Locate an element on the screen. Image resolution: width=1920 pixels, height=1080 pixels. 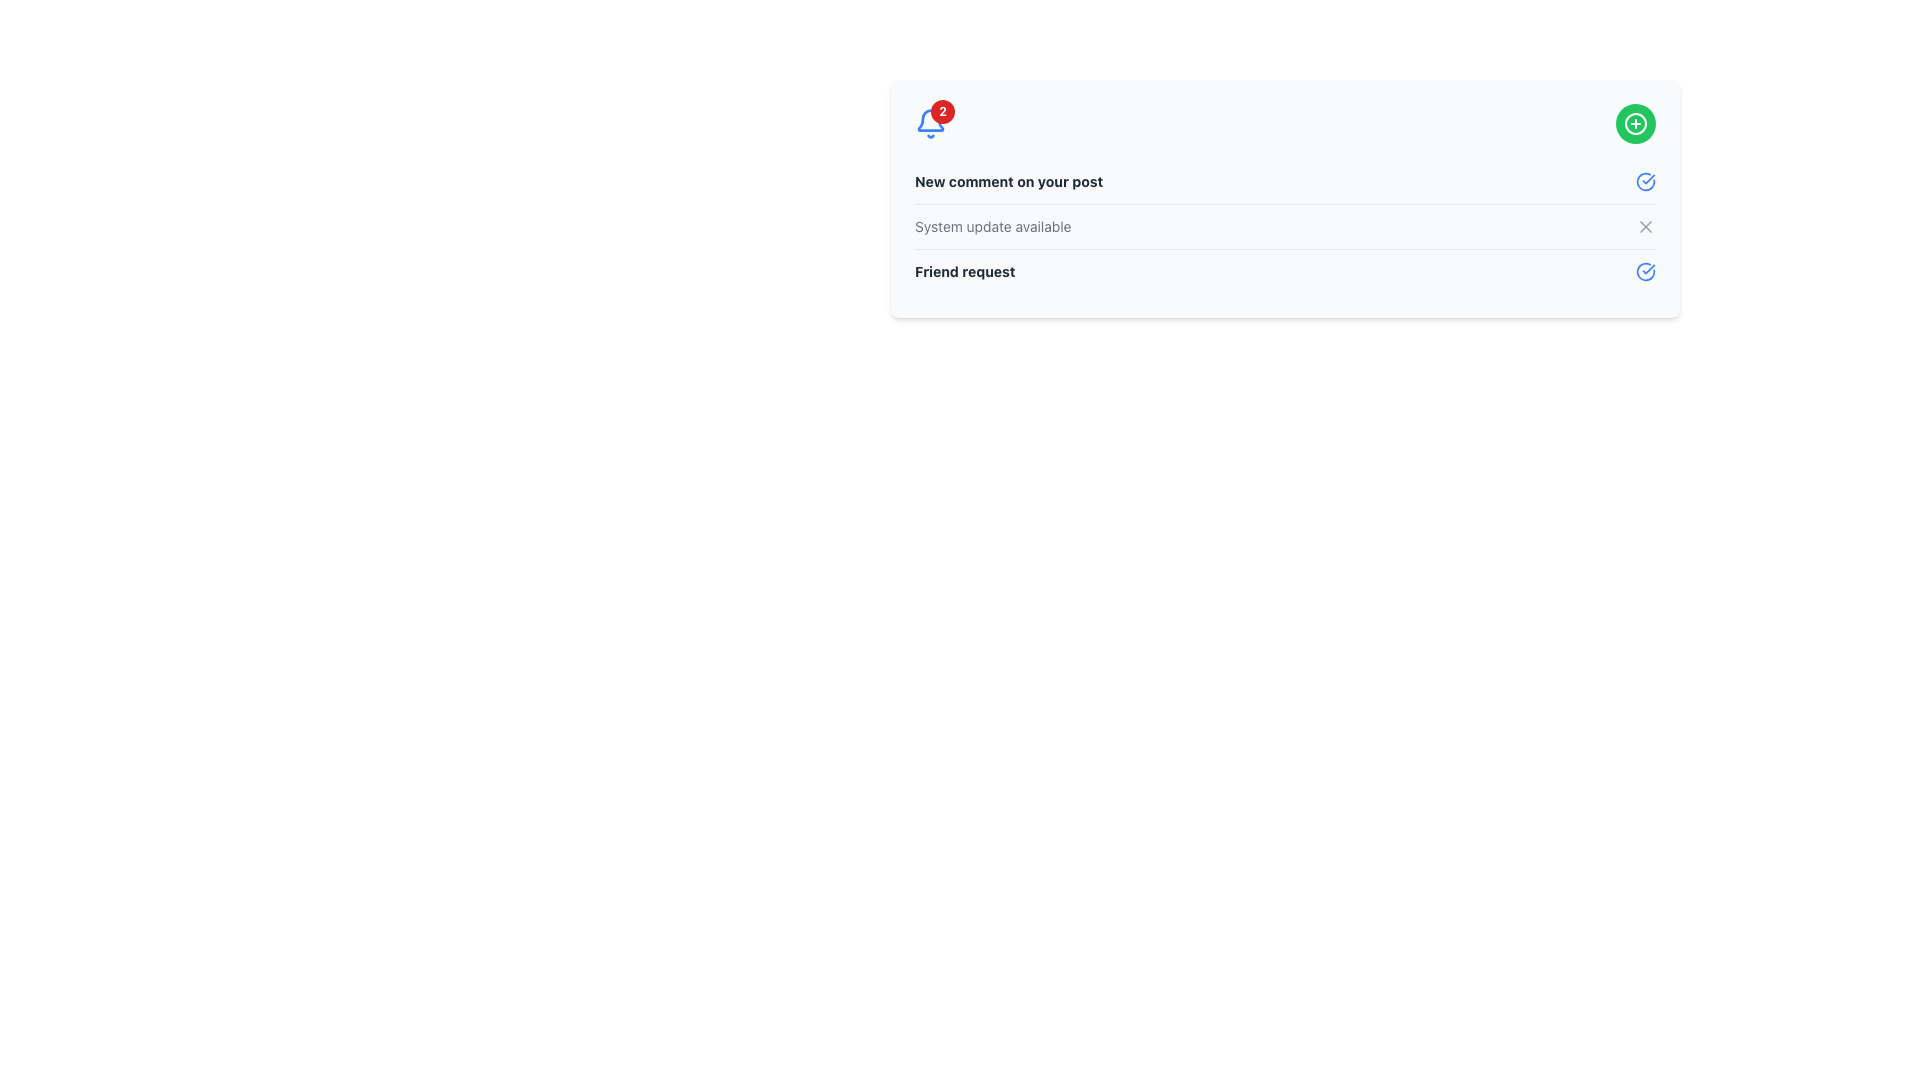
the Notification Badge that indicates there are two unread notifications, located at the top-right corner of the blue bell icon is located at coordinates (942, 111).